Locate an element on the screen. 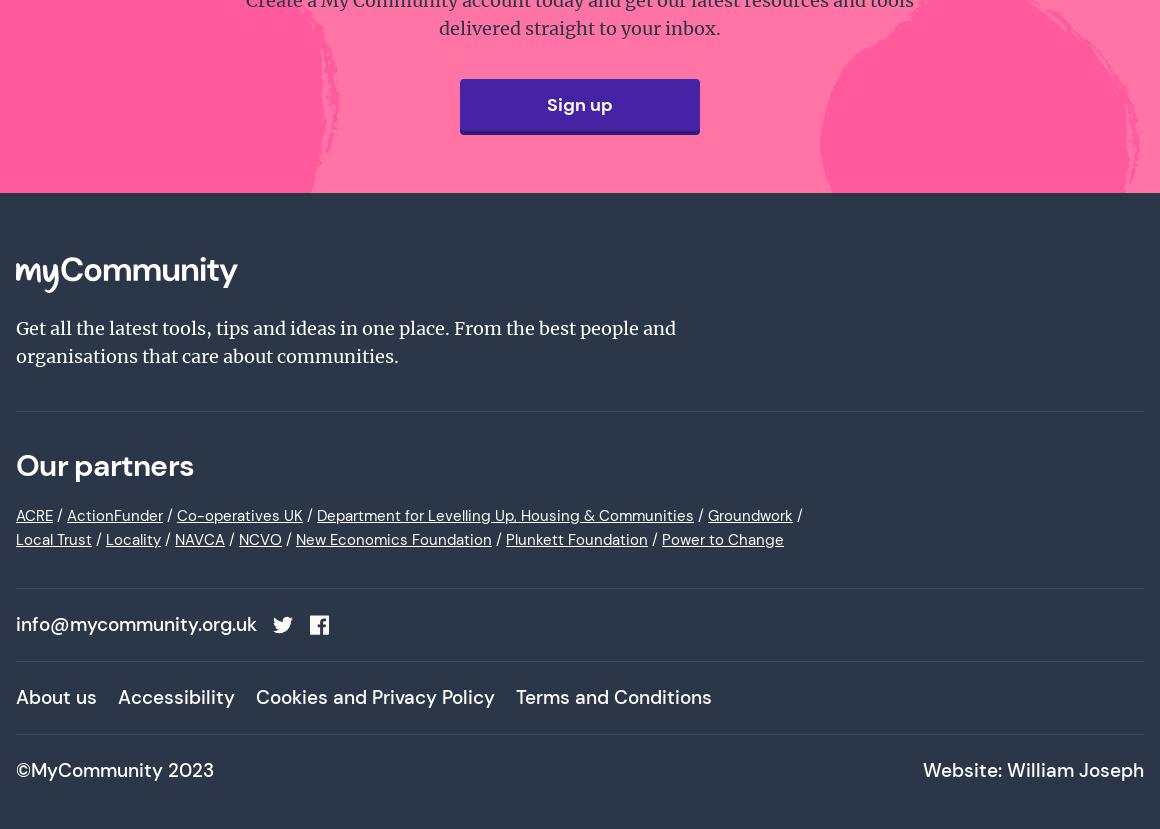  'Our partners' is located at coordinates (103, 465).